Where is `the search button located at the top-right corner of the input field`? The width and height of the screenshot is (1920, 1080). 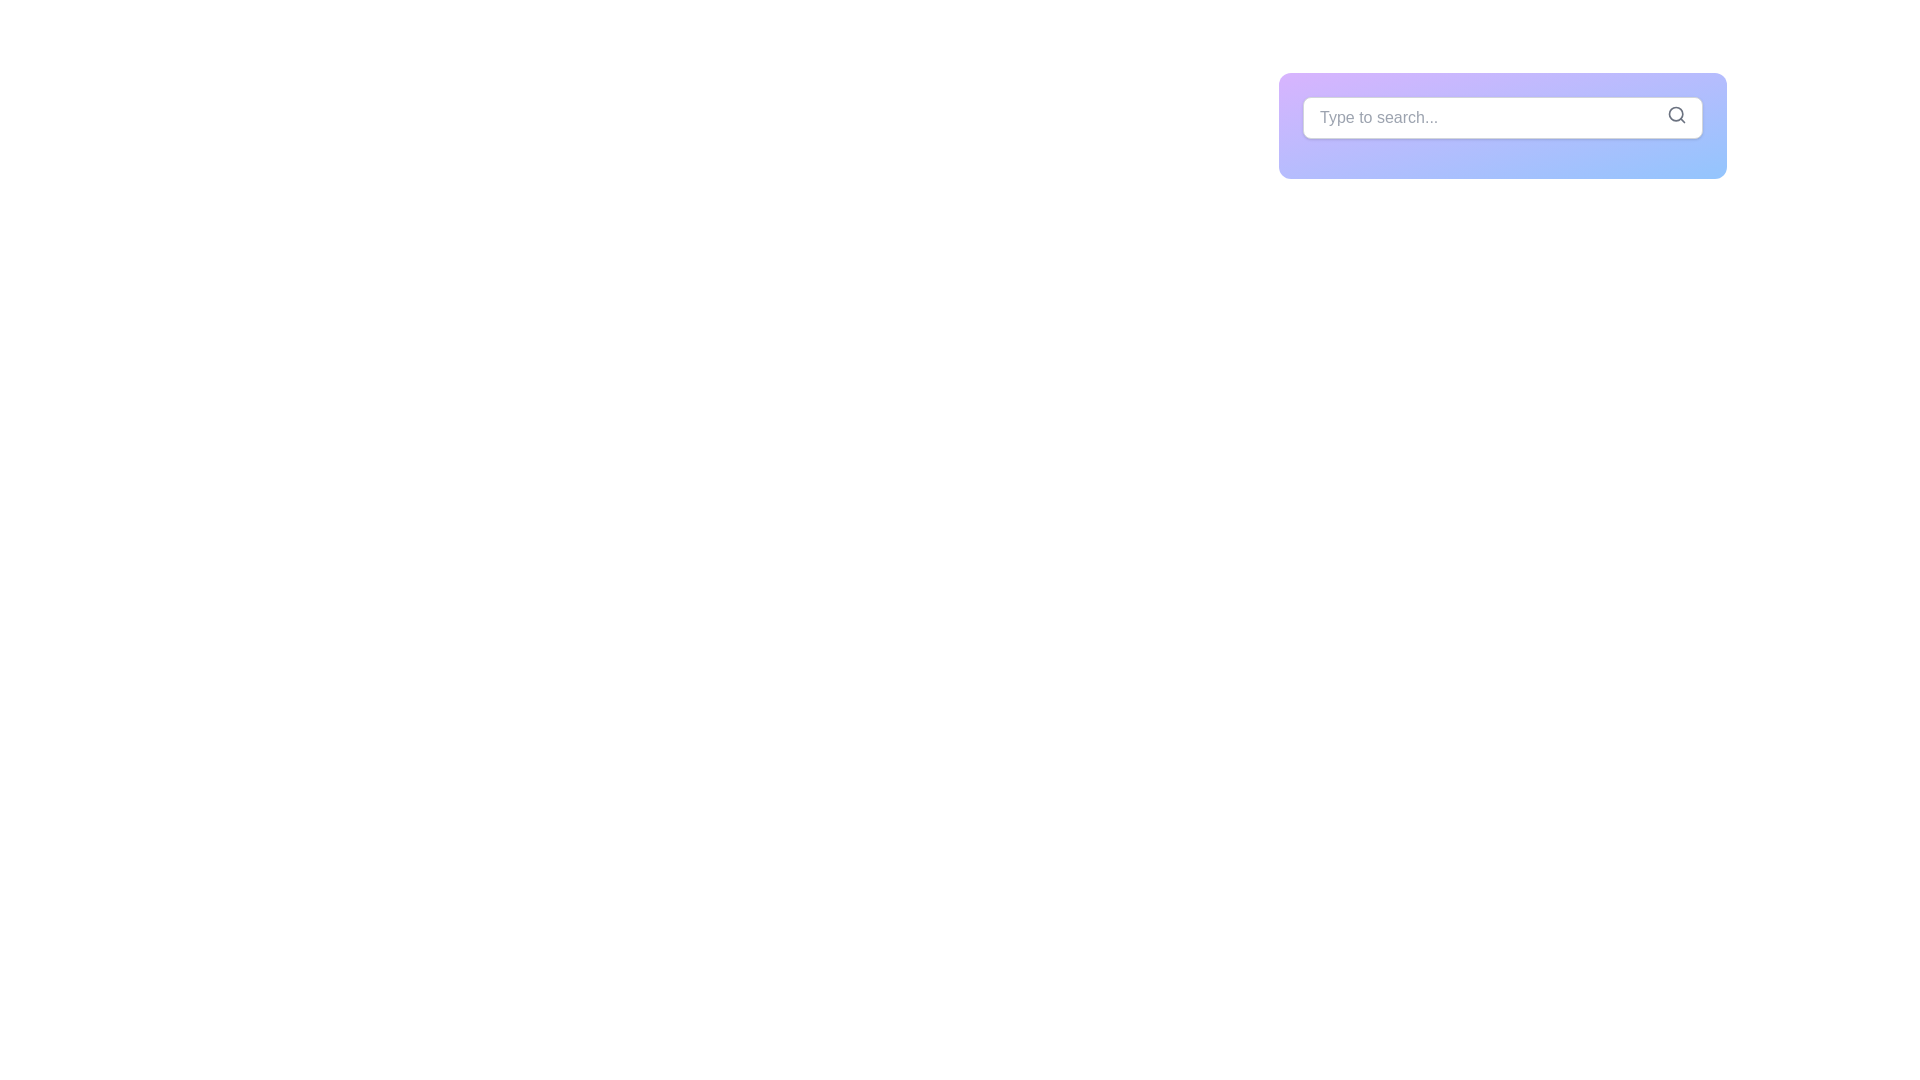 the search button located at the top-right corner of the input field is located at coordinates (1676, 115).